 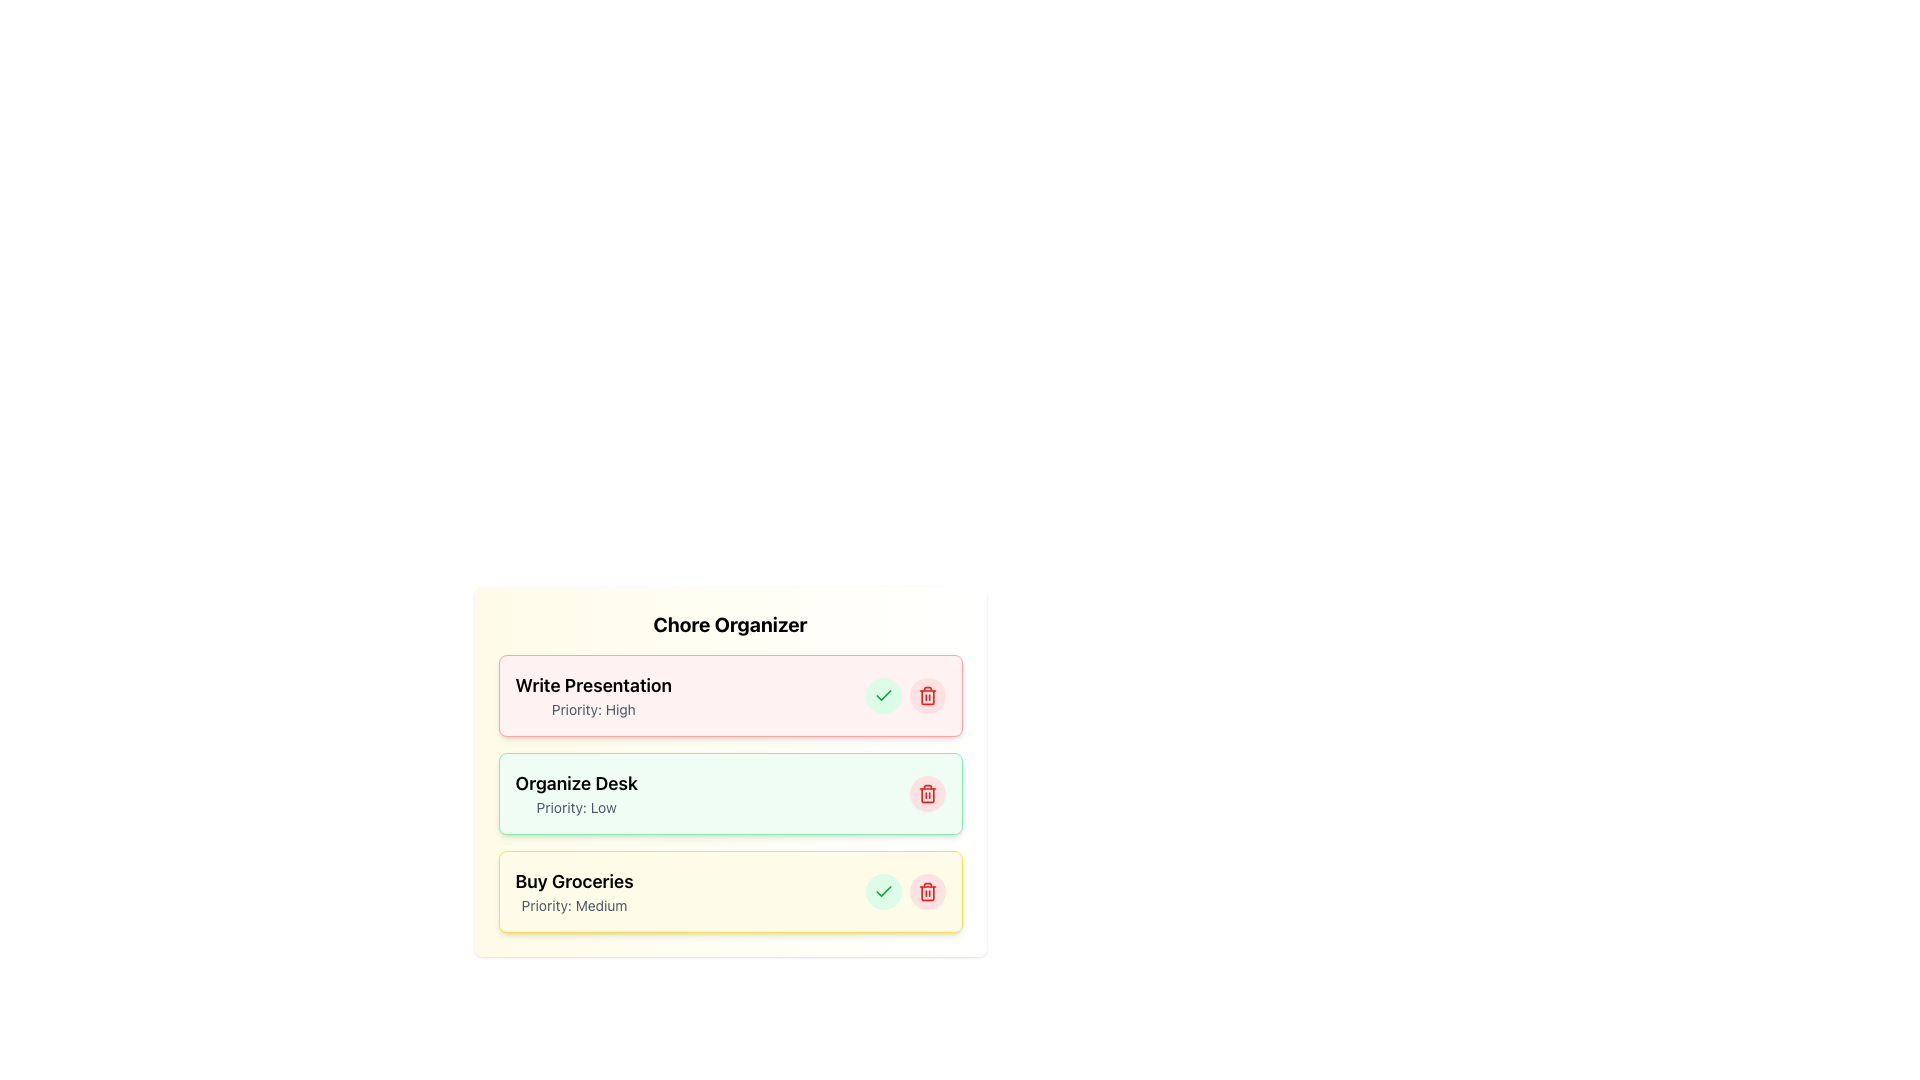 What do you see at coordinates (926, 694) in the screenshot?
I see `the small red trashcan icon button located at the top-right corner of the 'Write Presentation' task item to initiate the delete function` at bounding box center [926, 694].